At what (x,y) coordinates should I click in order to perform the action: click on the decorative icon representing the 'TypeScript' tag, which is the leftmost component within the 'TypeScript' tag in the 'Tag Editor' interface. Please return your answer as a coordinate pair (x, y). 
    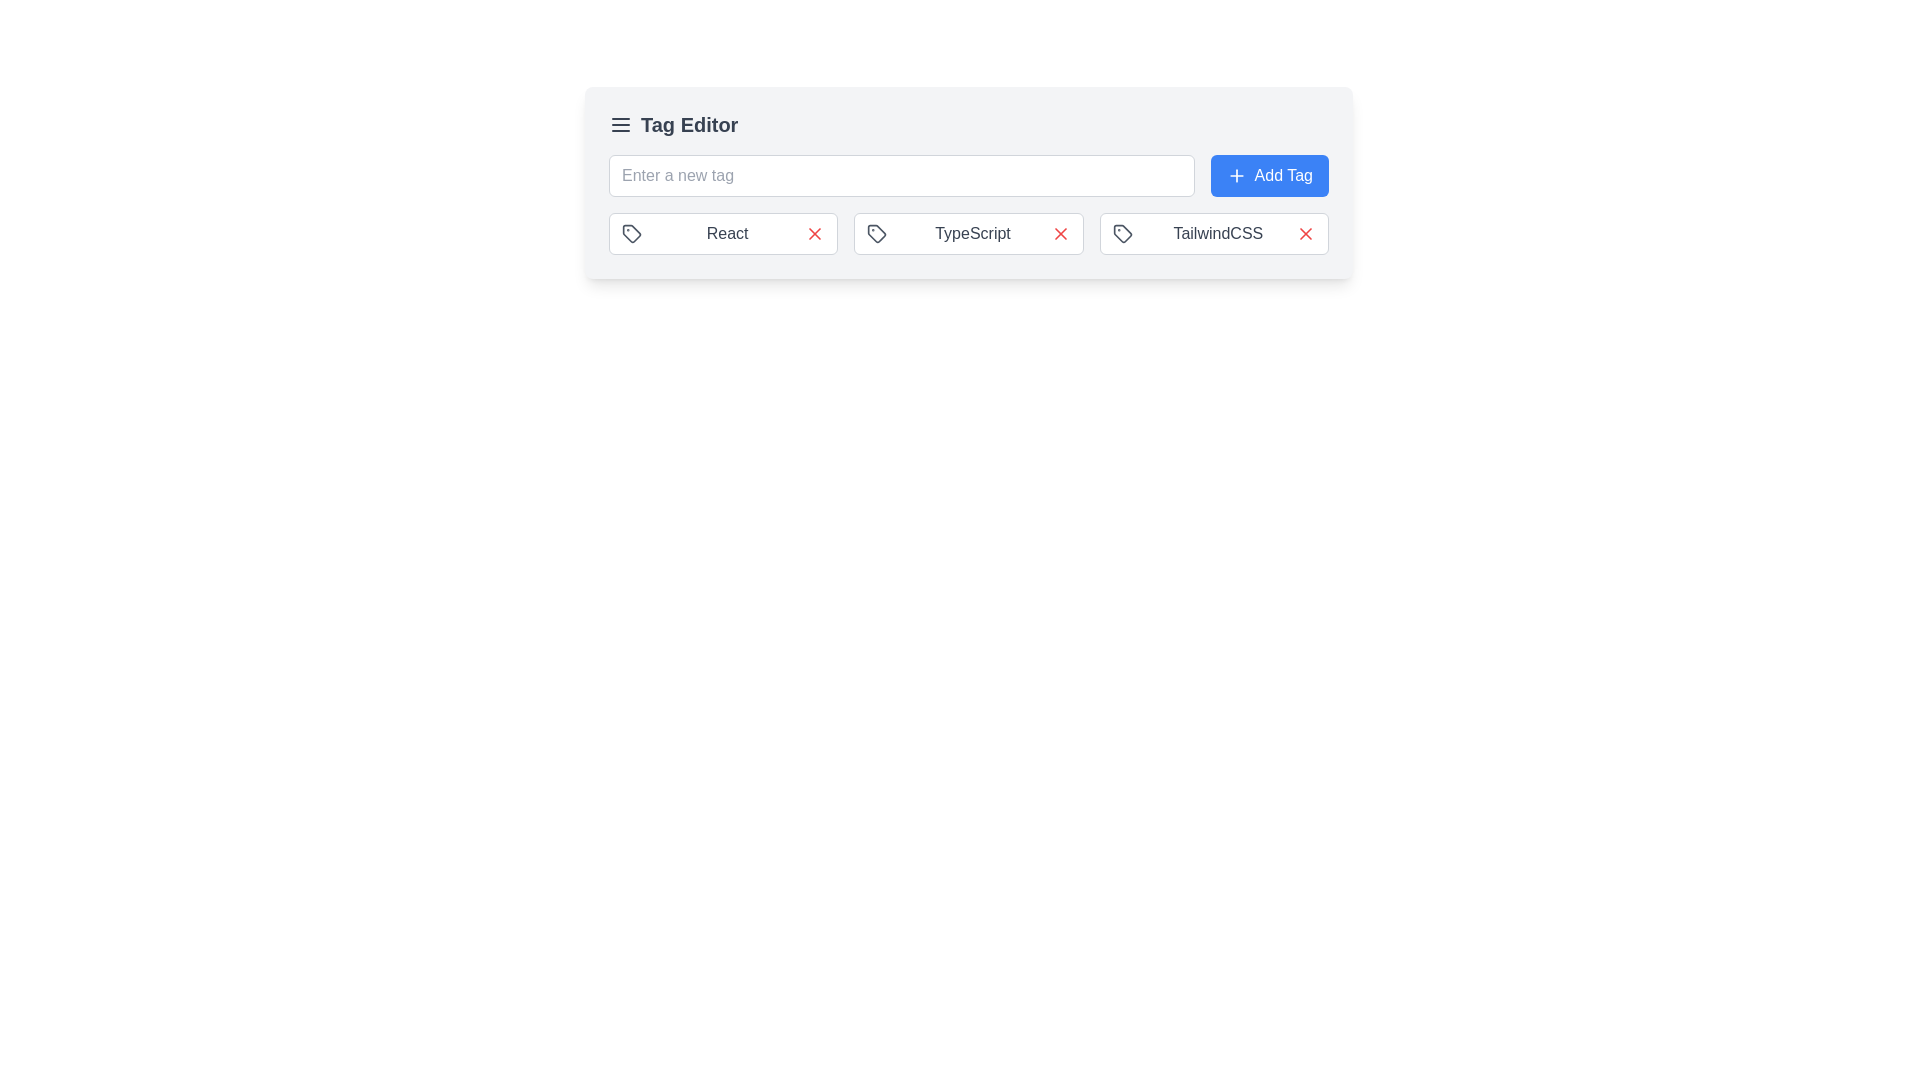
    Looking at the image, I should click on (877, 233).